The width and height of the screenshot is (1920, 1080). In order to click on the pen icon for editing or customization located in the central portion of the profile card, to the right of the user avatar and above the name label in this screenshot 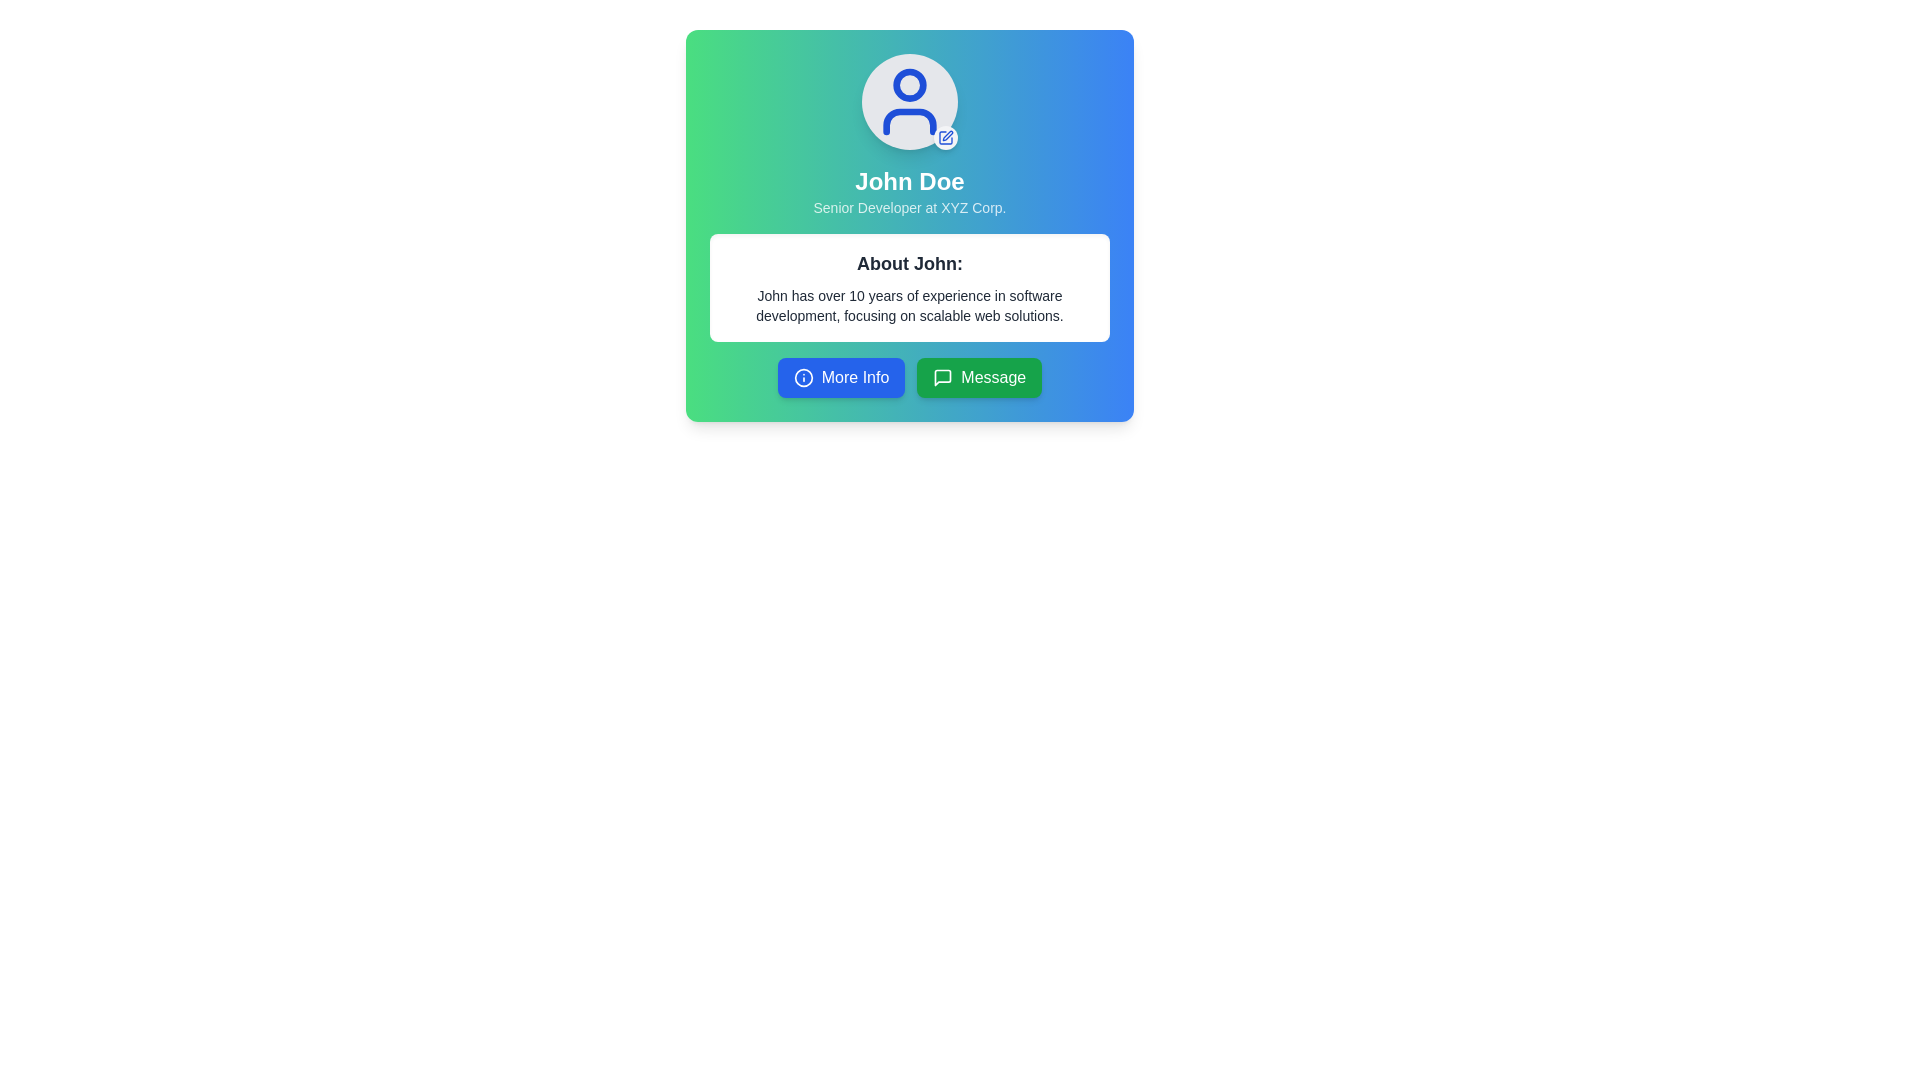, I will do `click(947, 135)`.